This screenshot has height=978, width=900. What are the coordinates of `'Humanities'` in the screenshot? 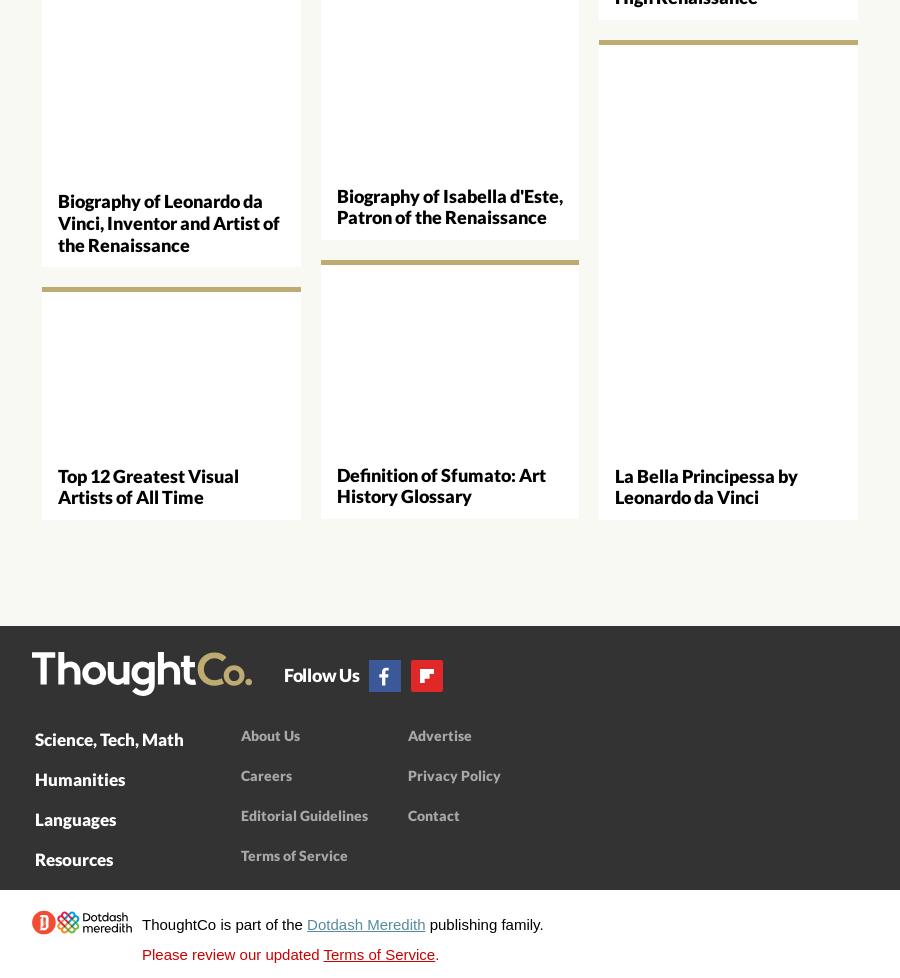 It's located at (79, 778).